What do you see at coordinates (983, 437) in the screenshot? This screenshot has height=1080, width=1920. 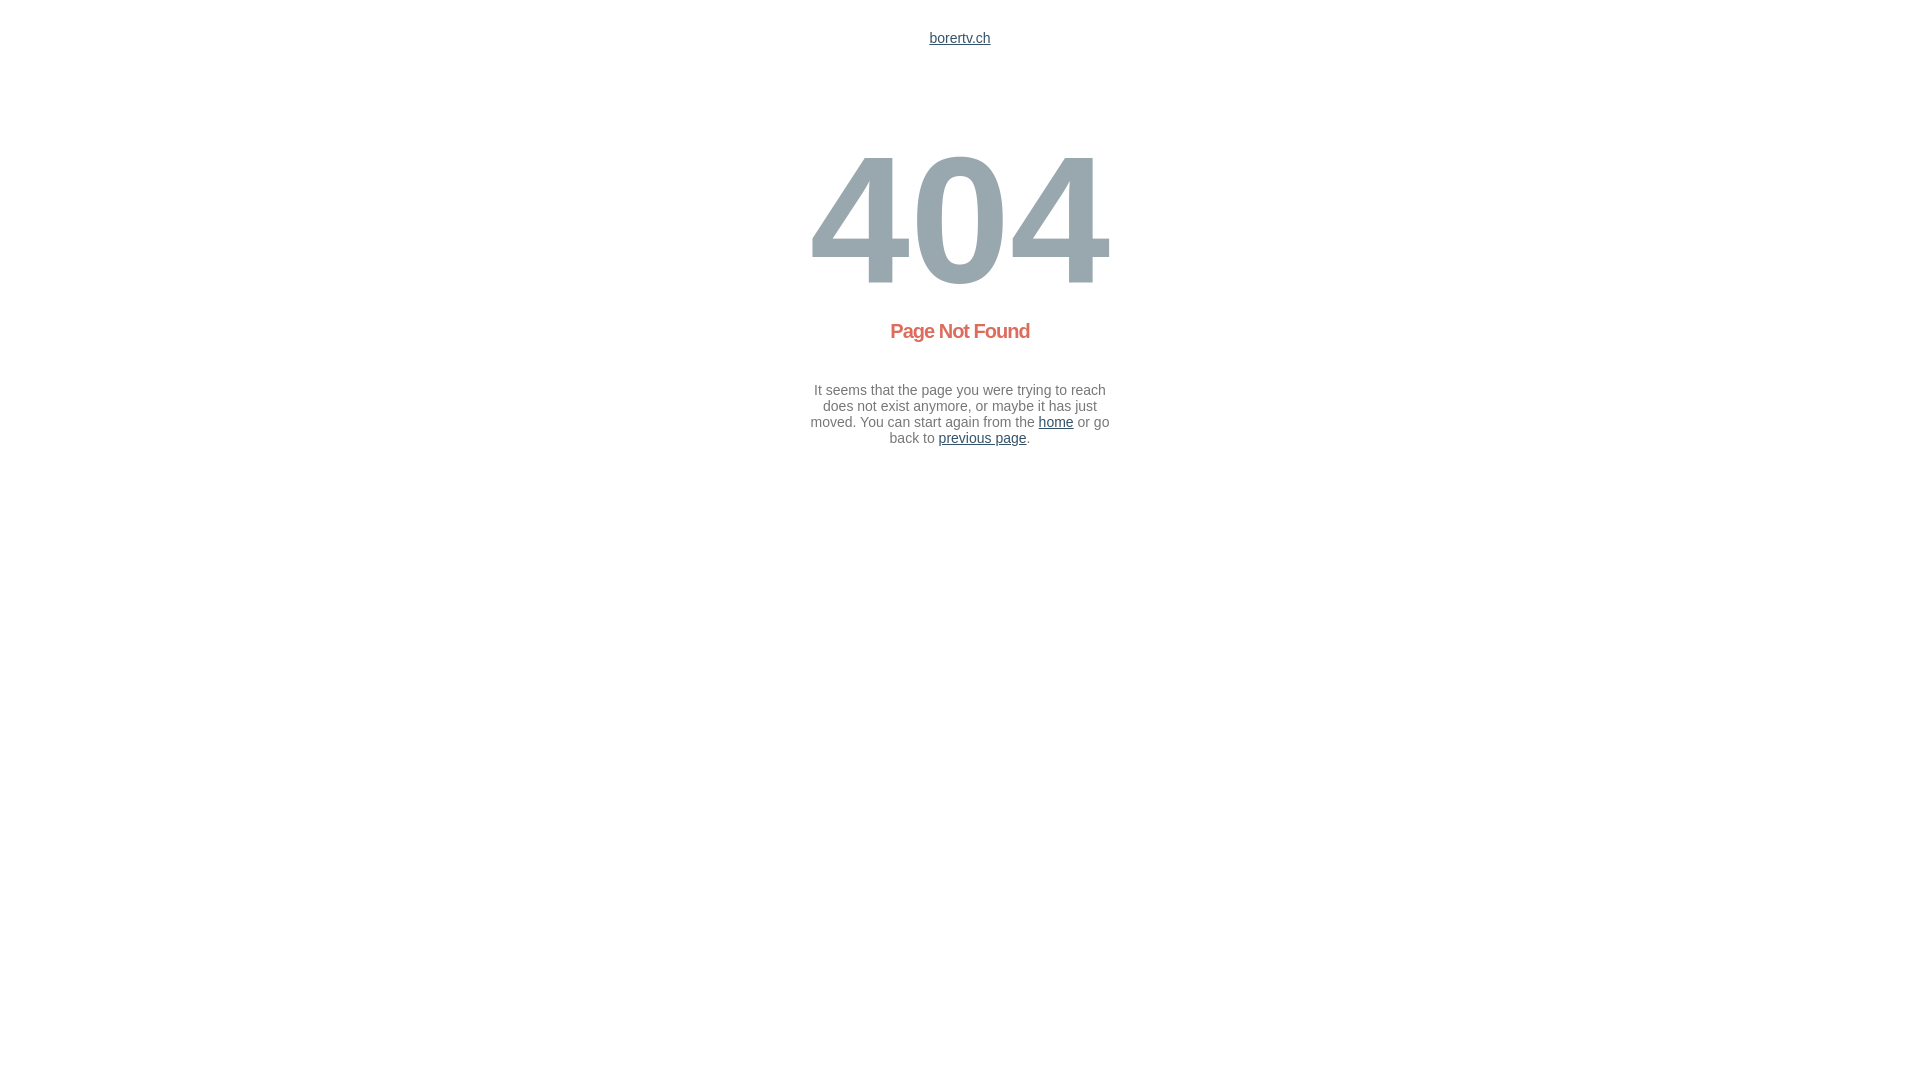 I see `'previous page'` at bounding box center [983, 437].